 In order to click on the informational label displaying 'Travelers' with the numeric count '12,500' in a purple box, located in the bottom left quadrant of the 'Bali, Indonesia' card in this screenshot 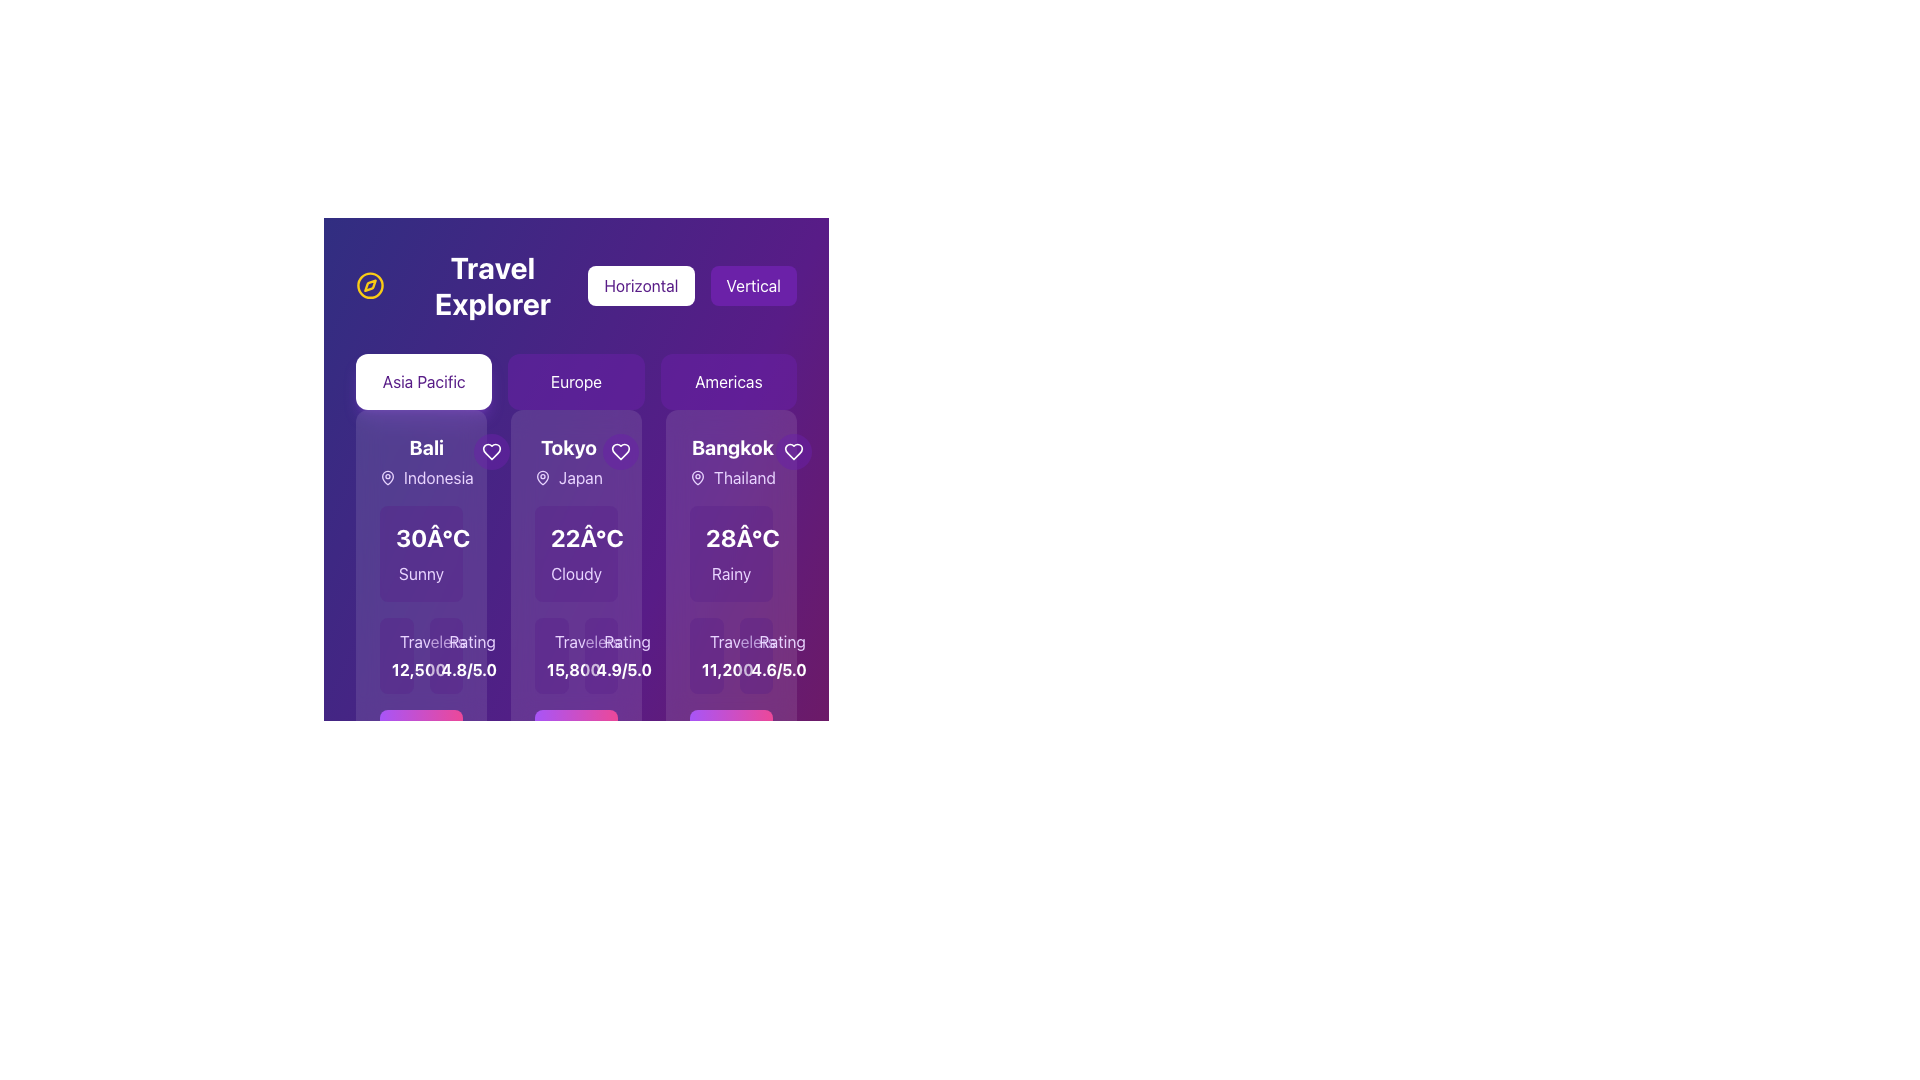, I will do `click(420, 655)`.